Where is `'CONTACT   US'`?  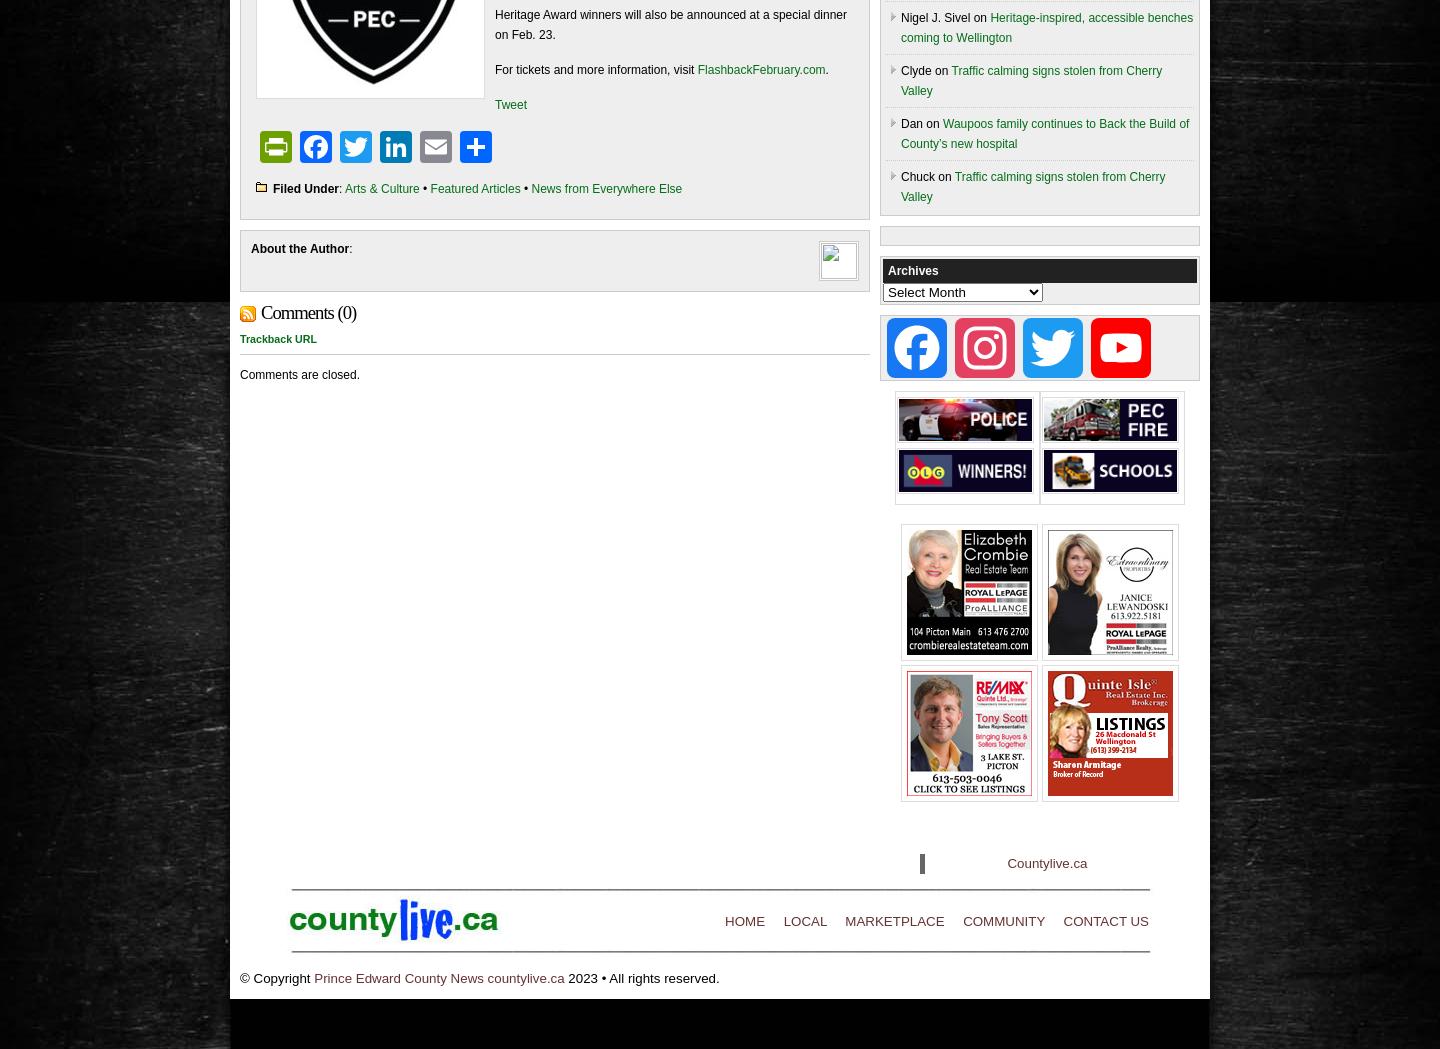 'CONTACT   US' is located at coordinates (1063, 920).